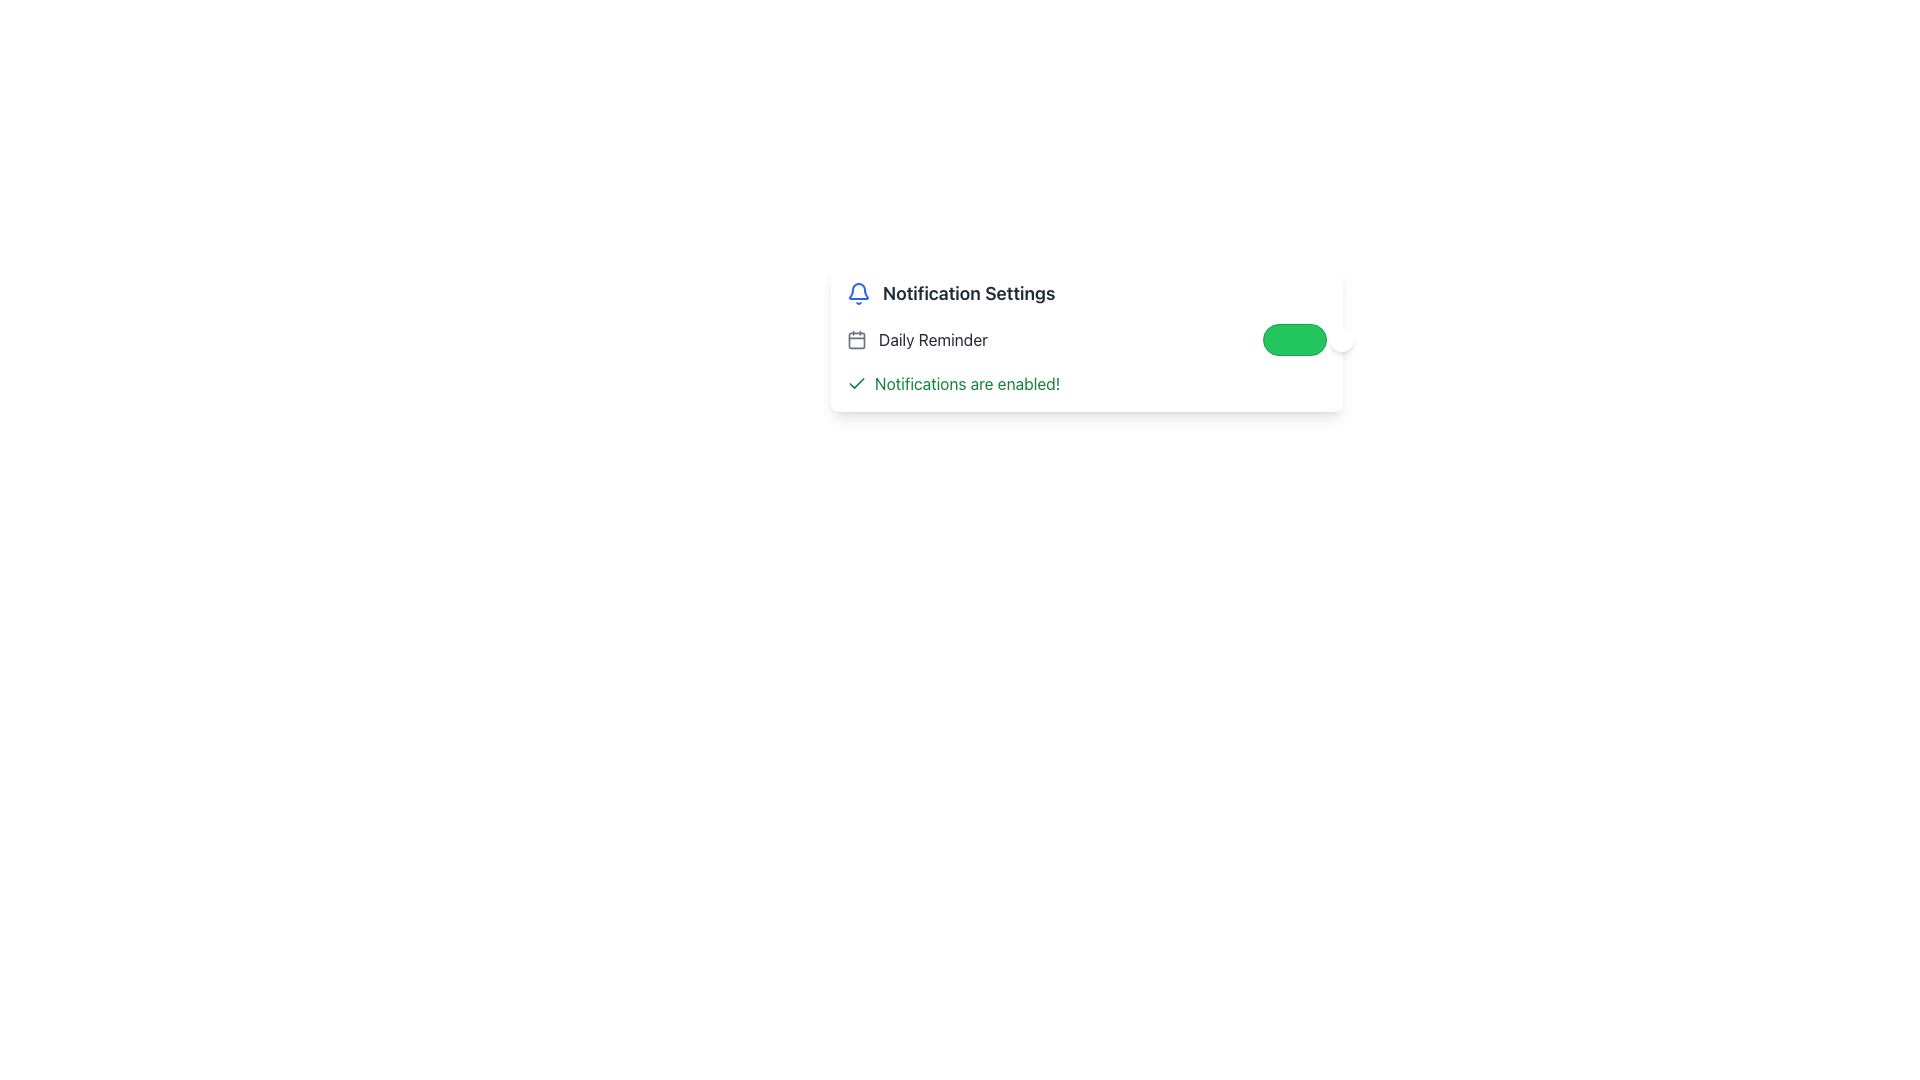 This screenshot has width=1920, height=1080. What do you see at coordinates (857, 338) in the screenshot?
I see `the calendar icon located to the left of the 'Daily Reminder' text under 'Notification Settings'` at bounding box center [857, 338].